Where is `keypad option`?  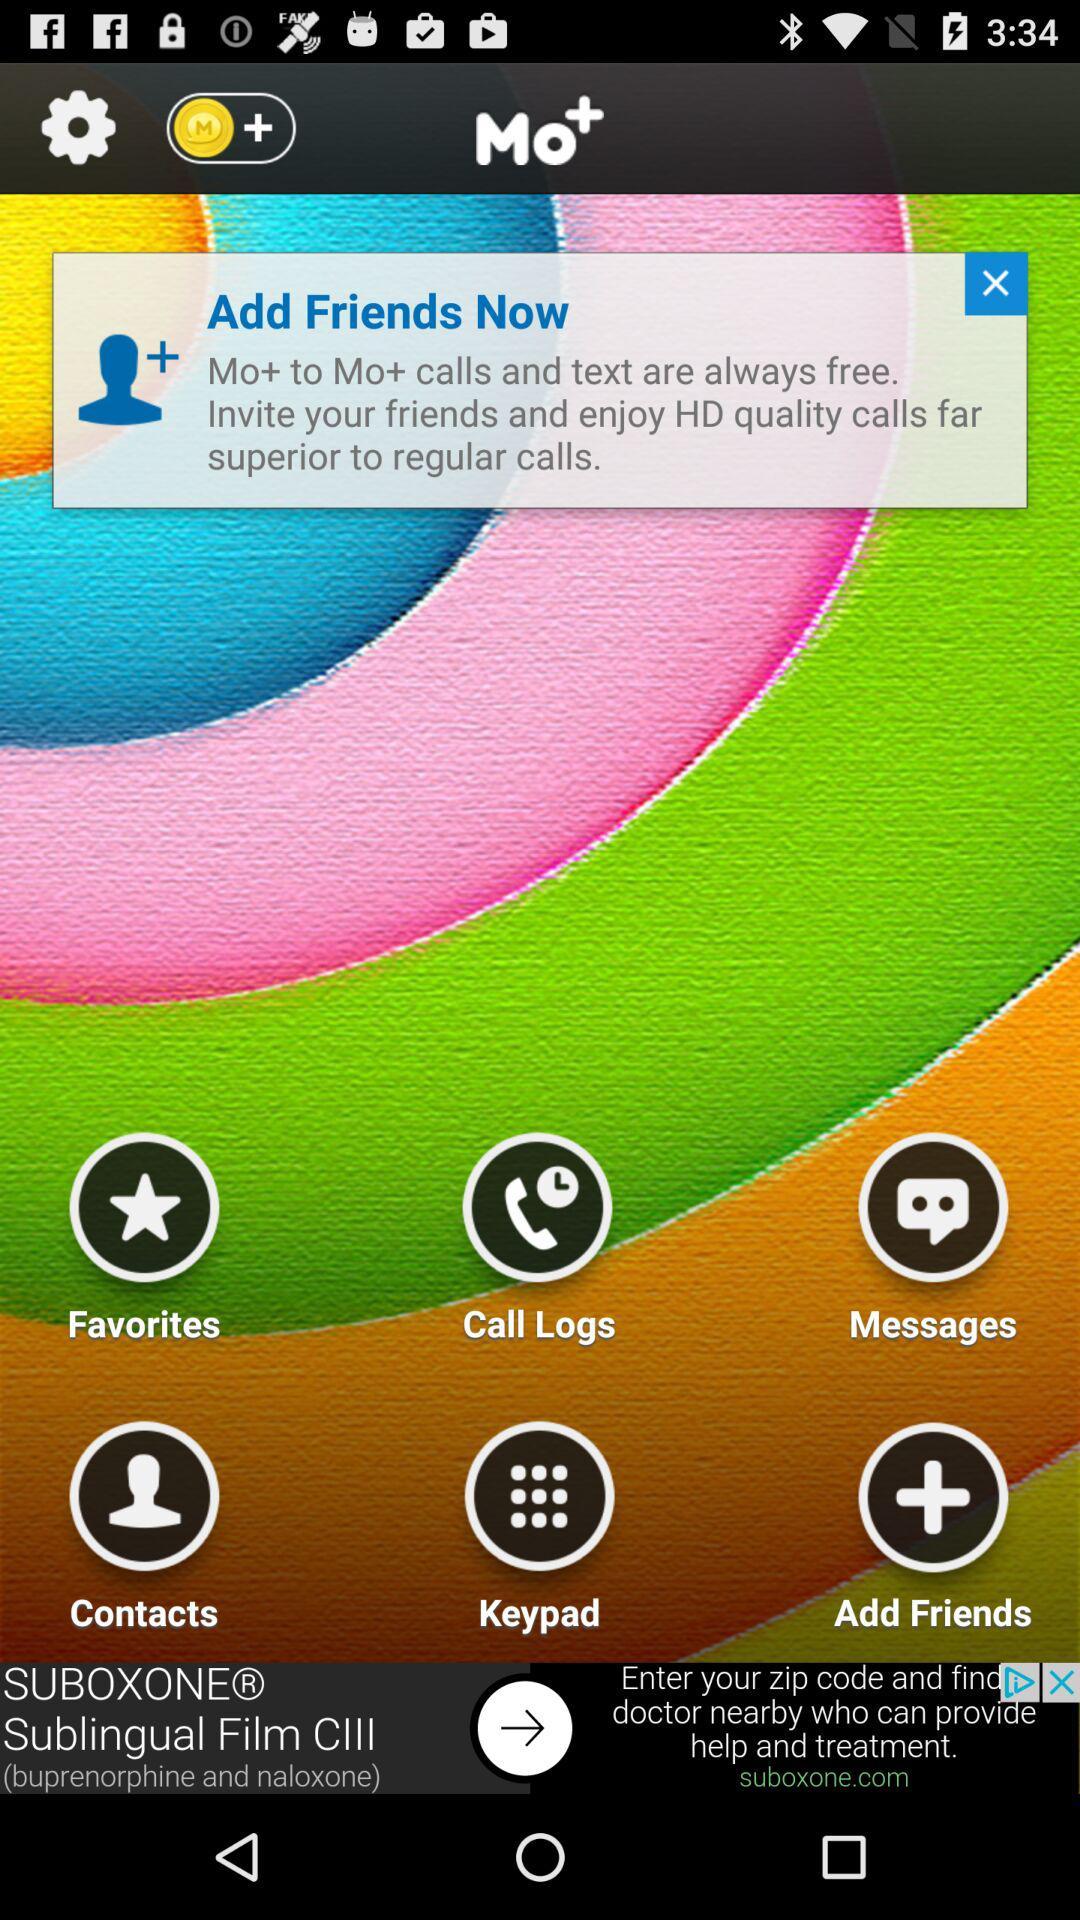
keypad option is located at coordinates (538, 1518).